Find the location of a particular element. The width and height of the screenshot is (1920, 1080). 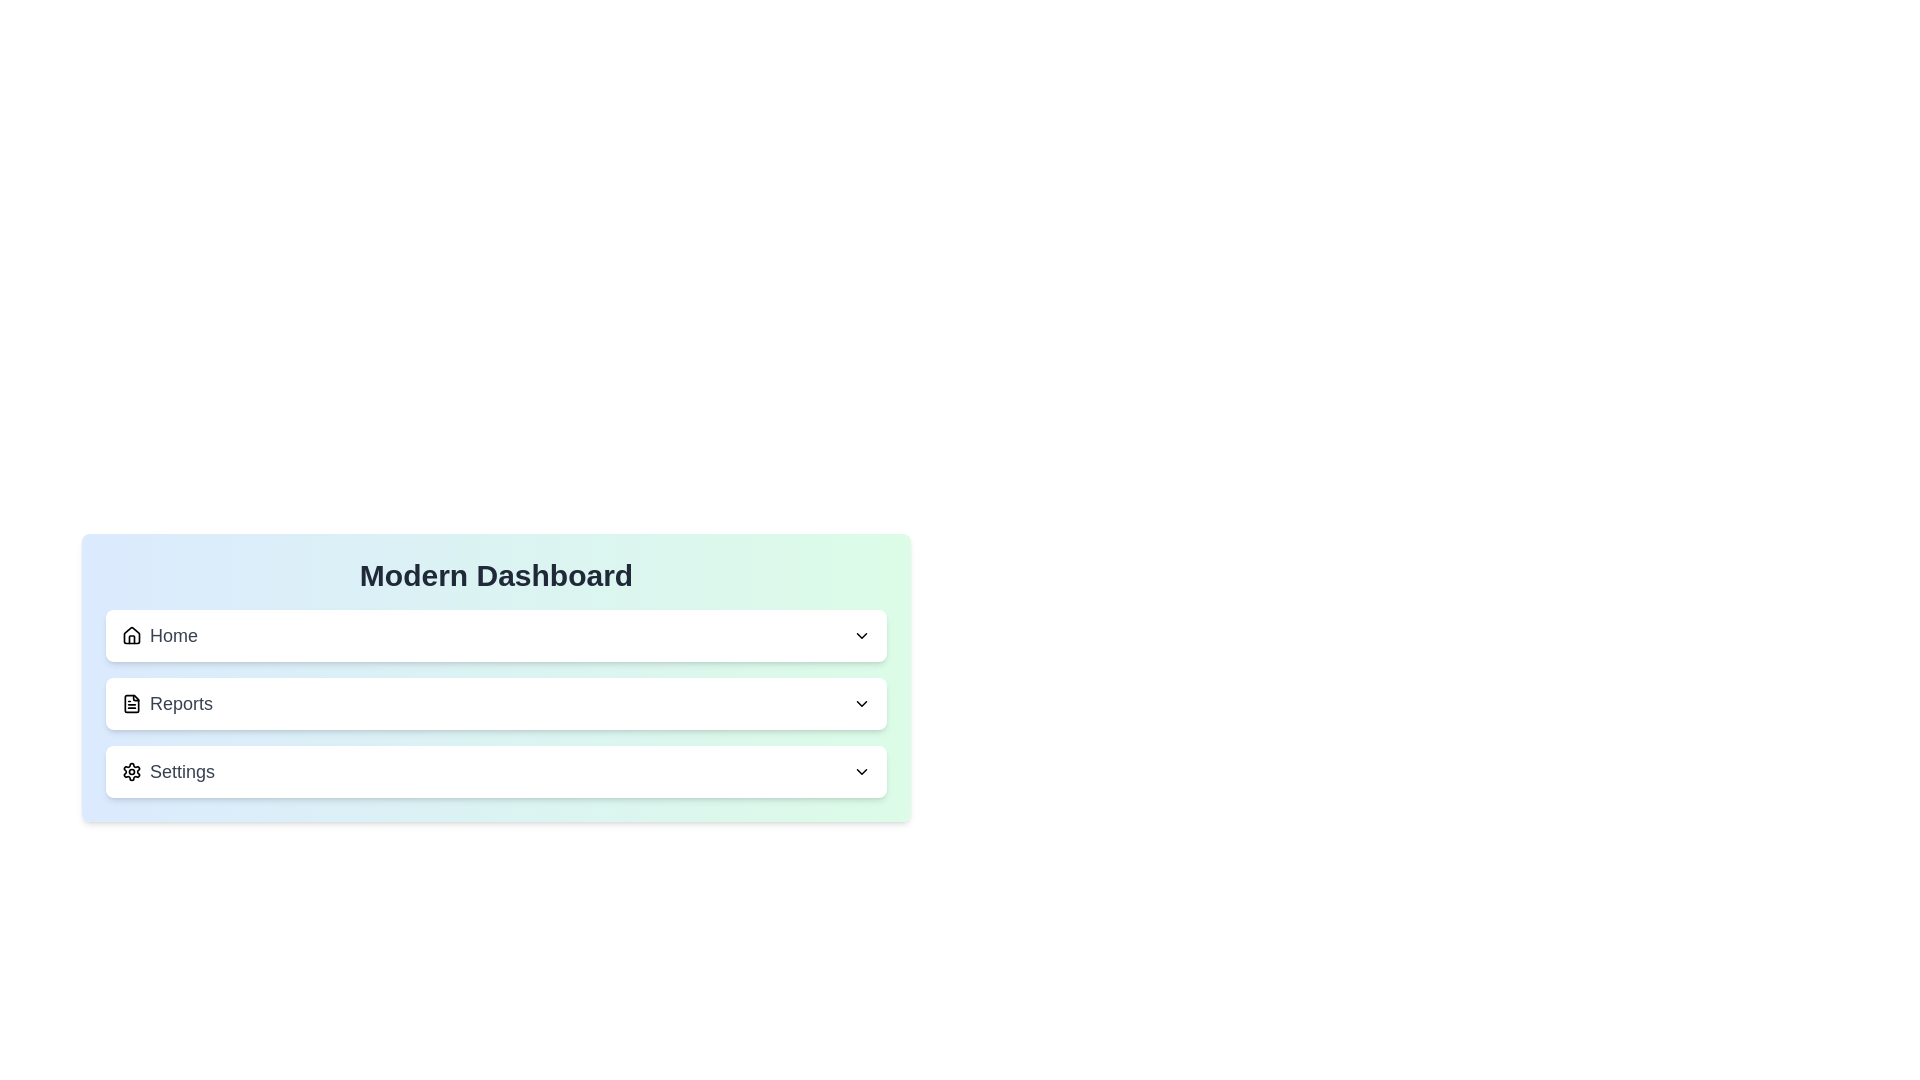

the 'Home' icon located at the top-left of the navigation bar is located at coordinates (131, 635).